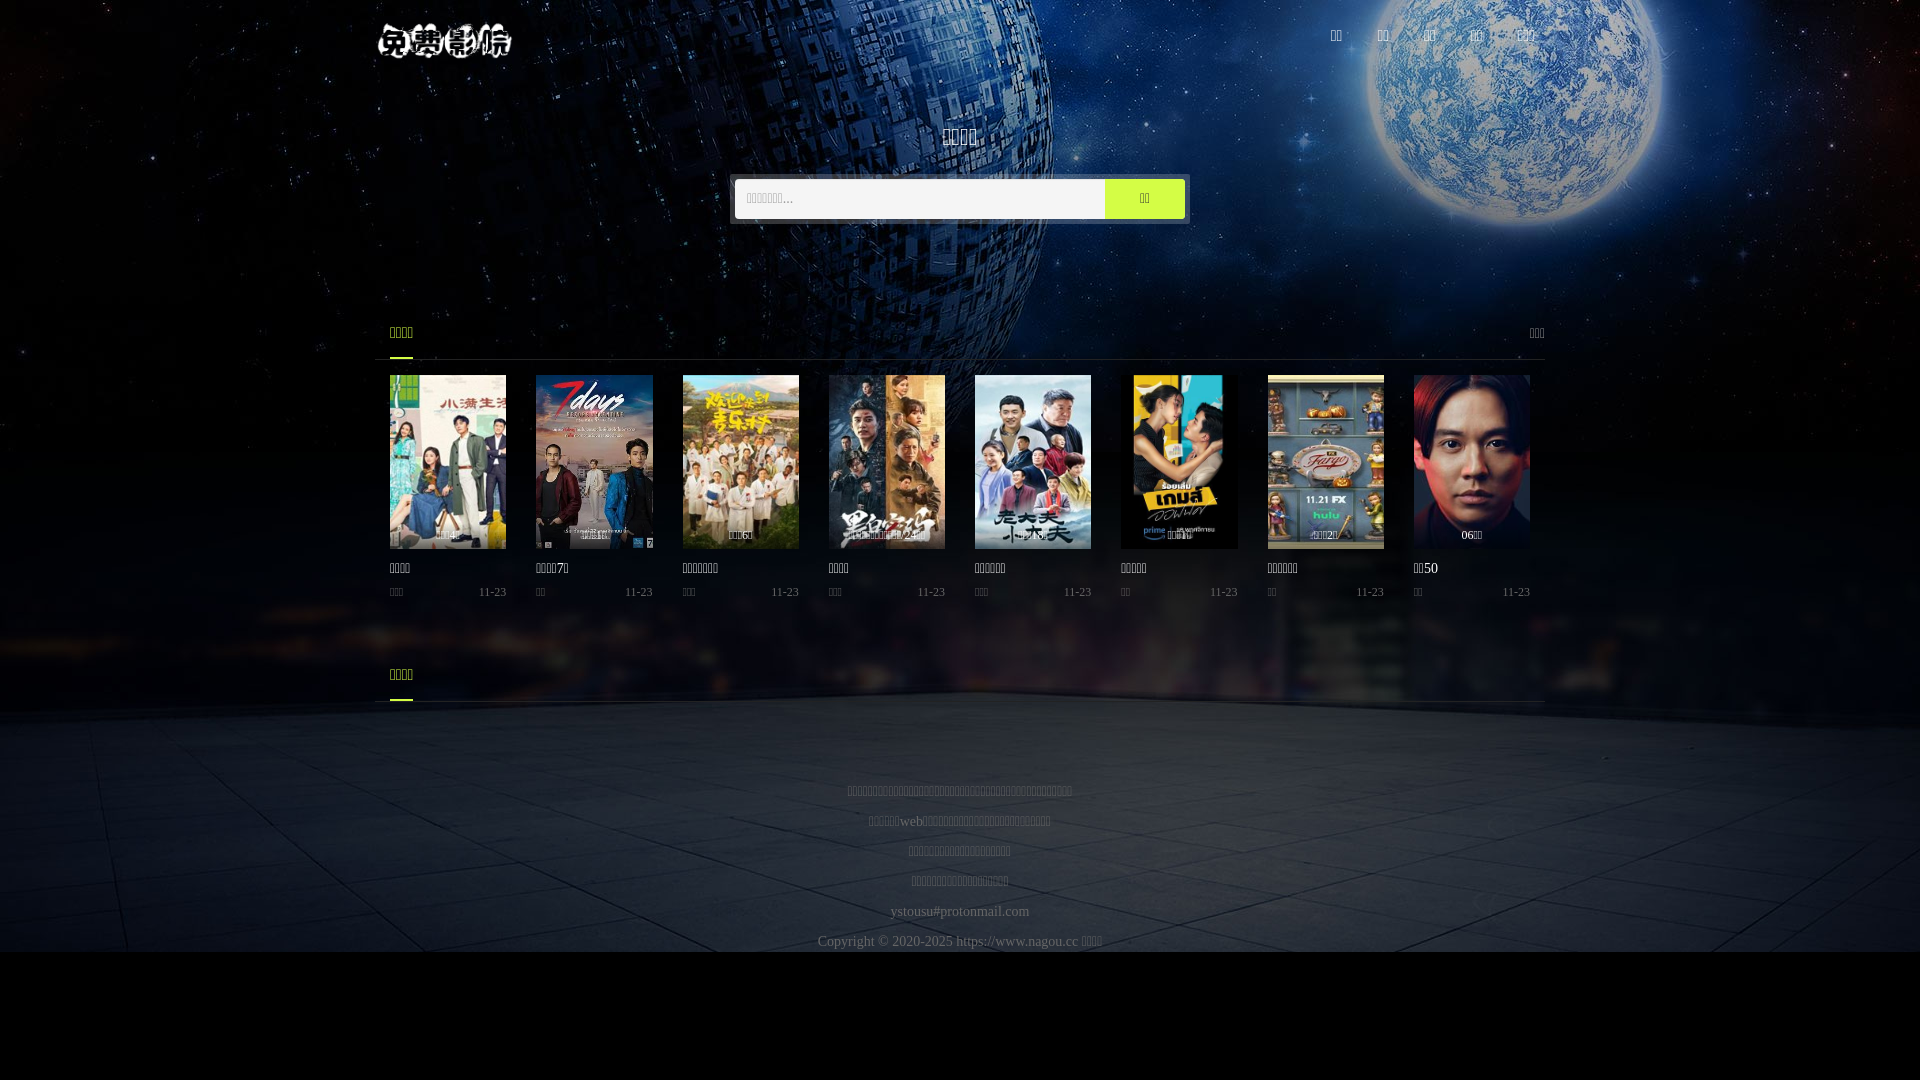 Image resolution: width=1920 pixels, height=1080 pixels. Describe the element at coordinates (1017, 941) in the screenshot. I see `'https://www.nagou.cc'` at that location.